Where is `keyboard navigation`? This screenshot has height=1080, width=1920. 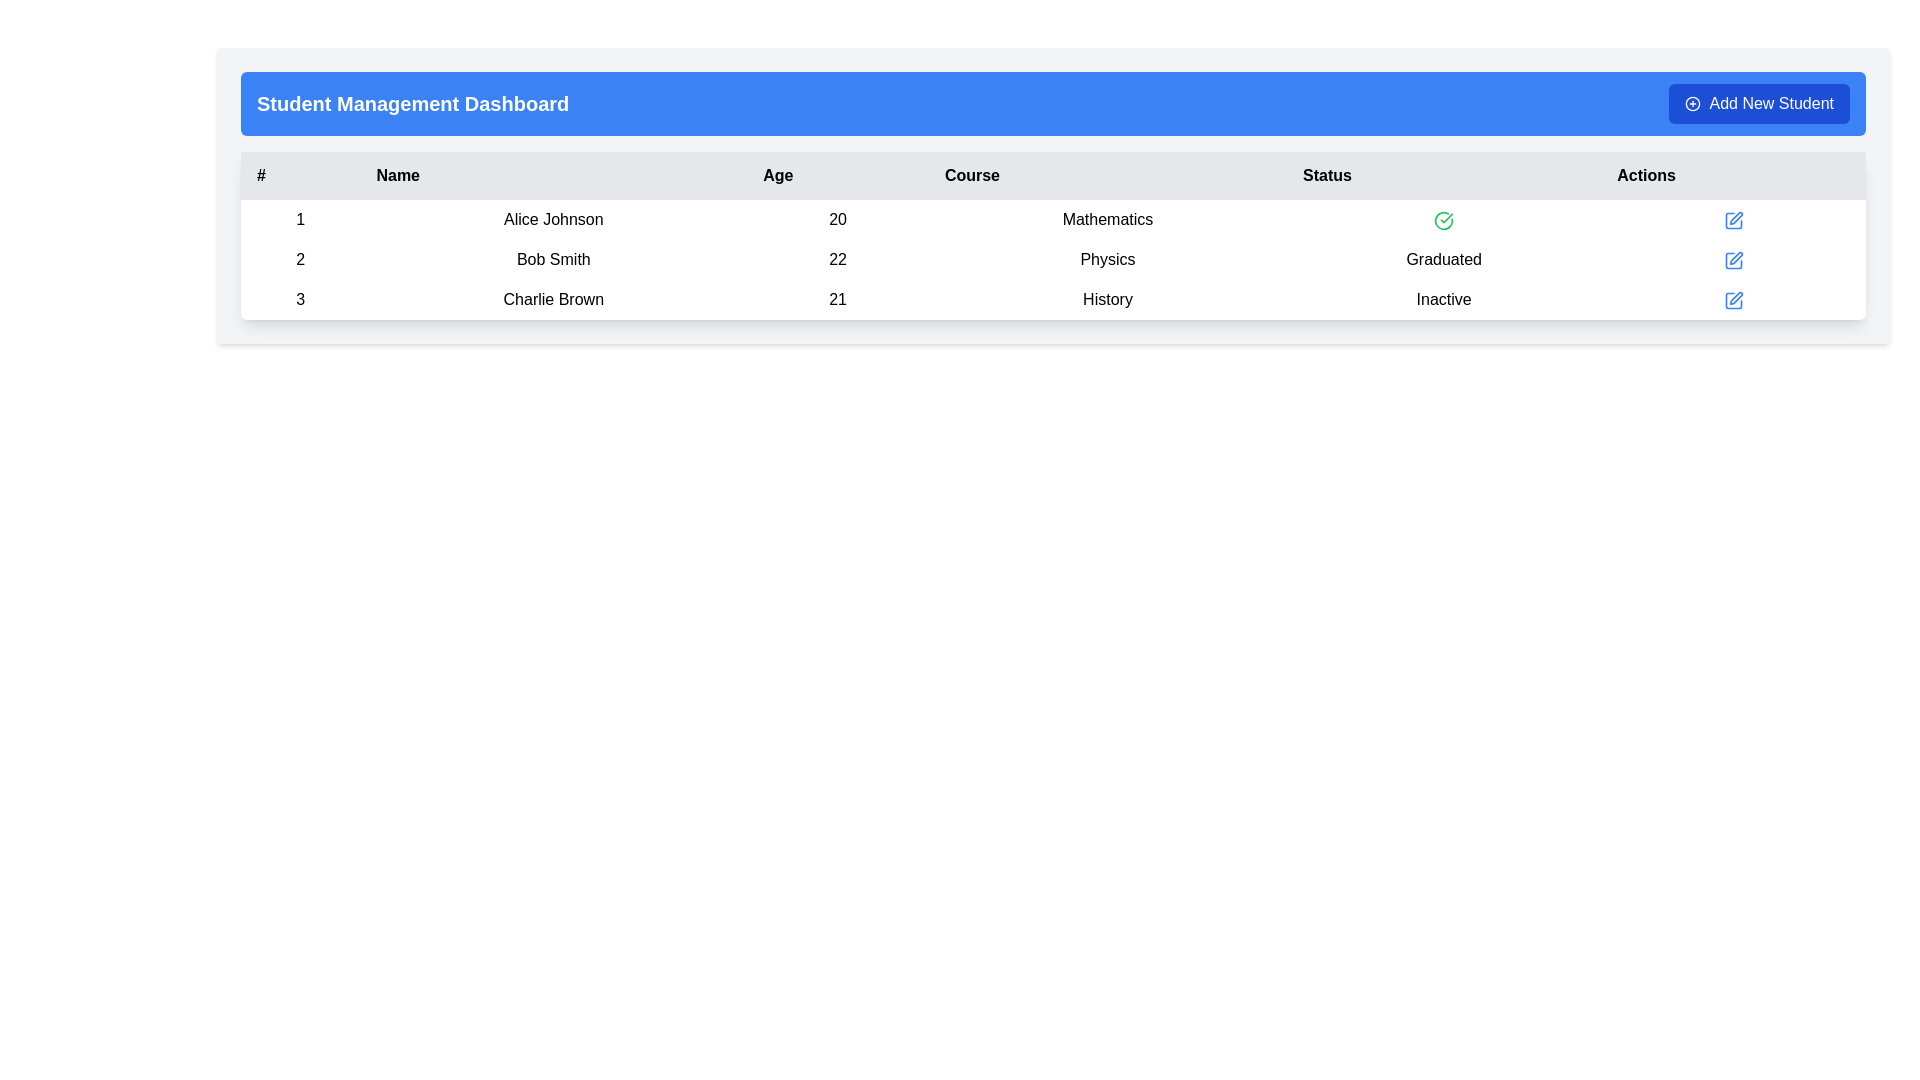 keyboard navigation is located at coordinates (1758, 104).